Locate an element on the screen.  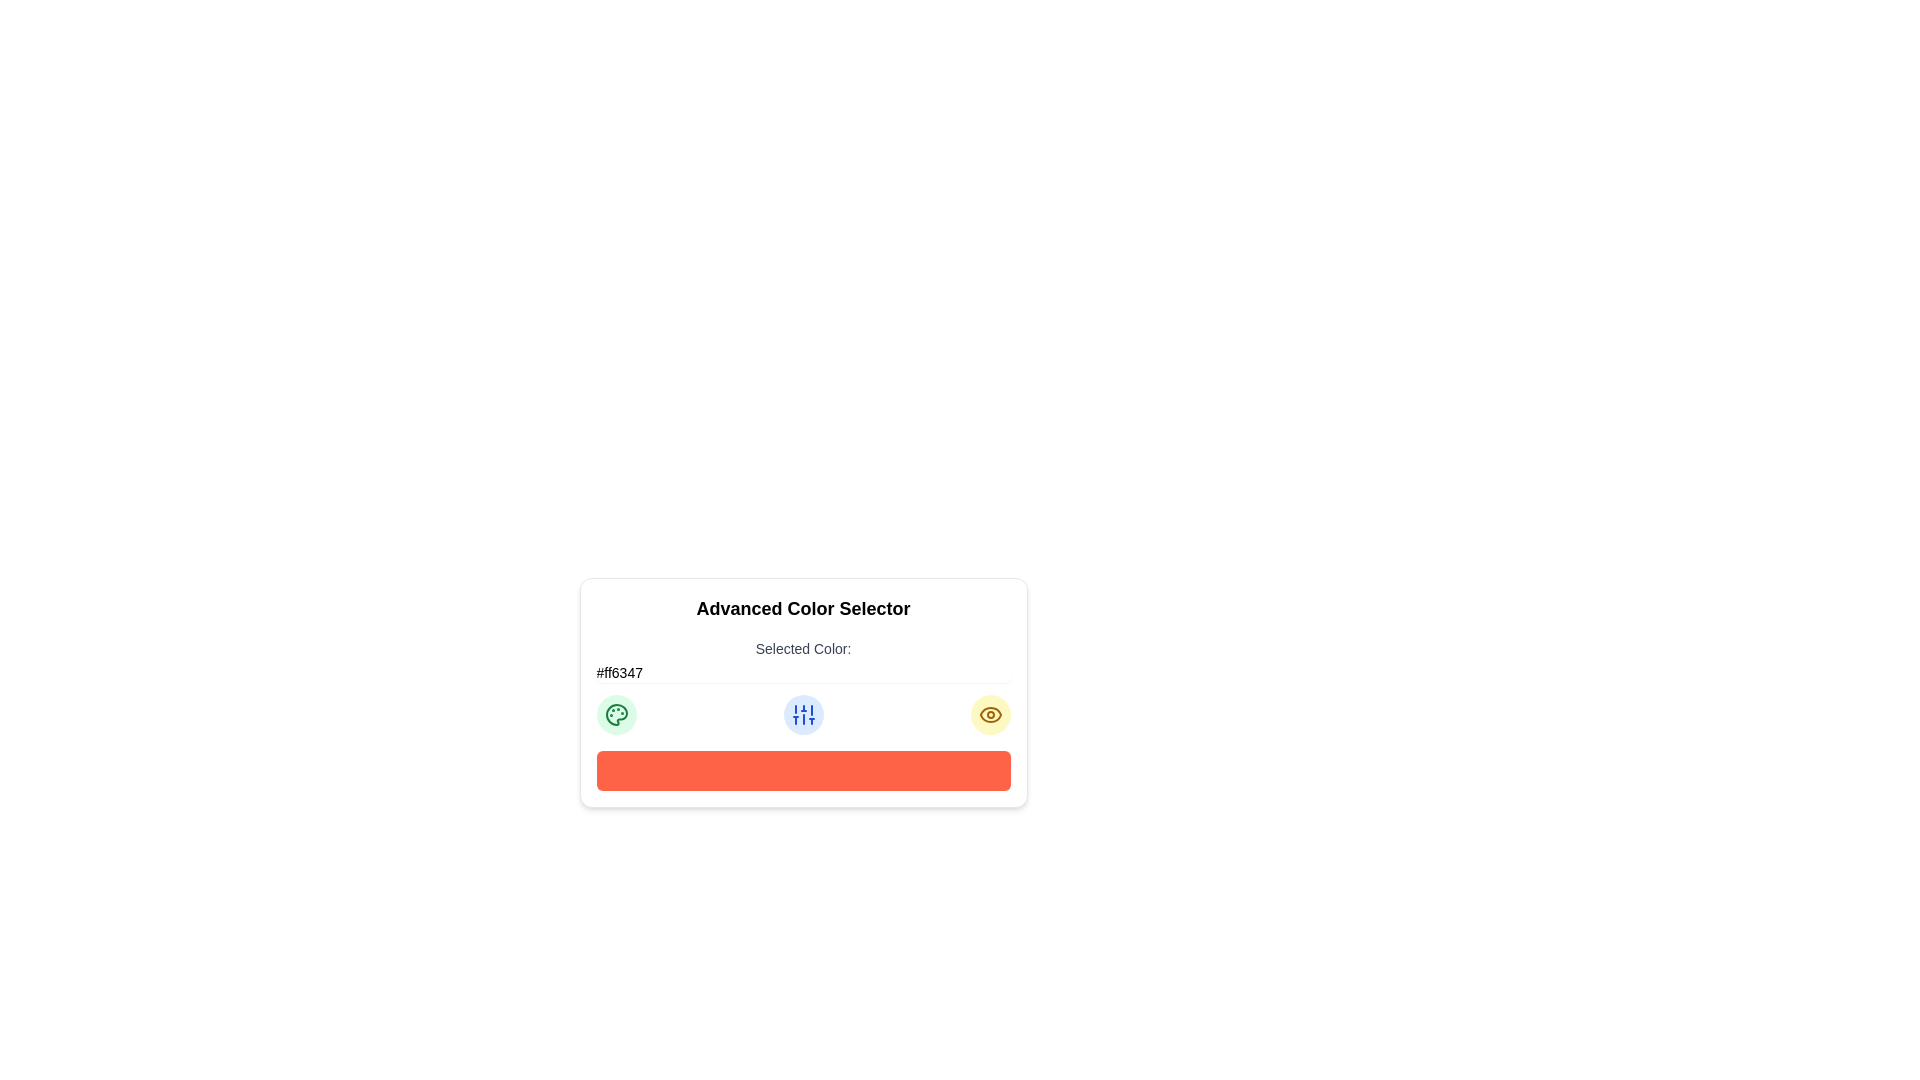
the rounded button with a light blue background and vertical sliders icon located in the 'Advanced Color Selector' section, below the hex color code input field, to navigate is located at coordinates (803, 713).